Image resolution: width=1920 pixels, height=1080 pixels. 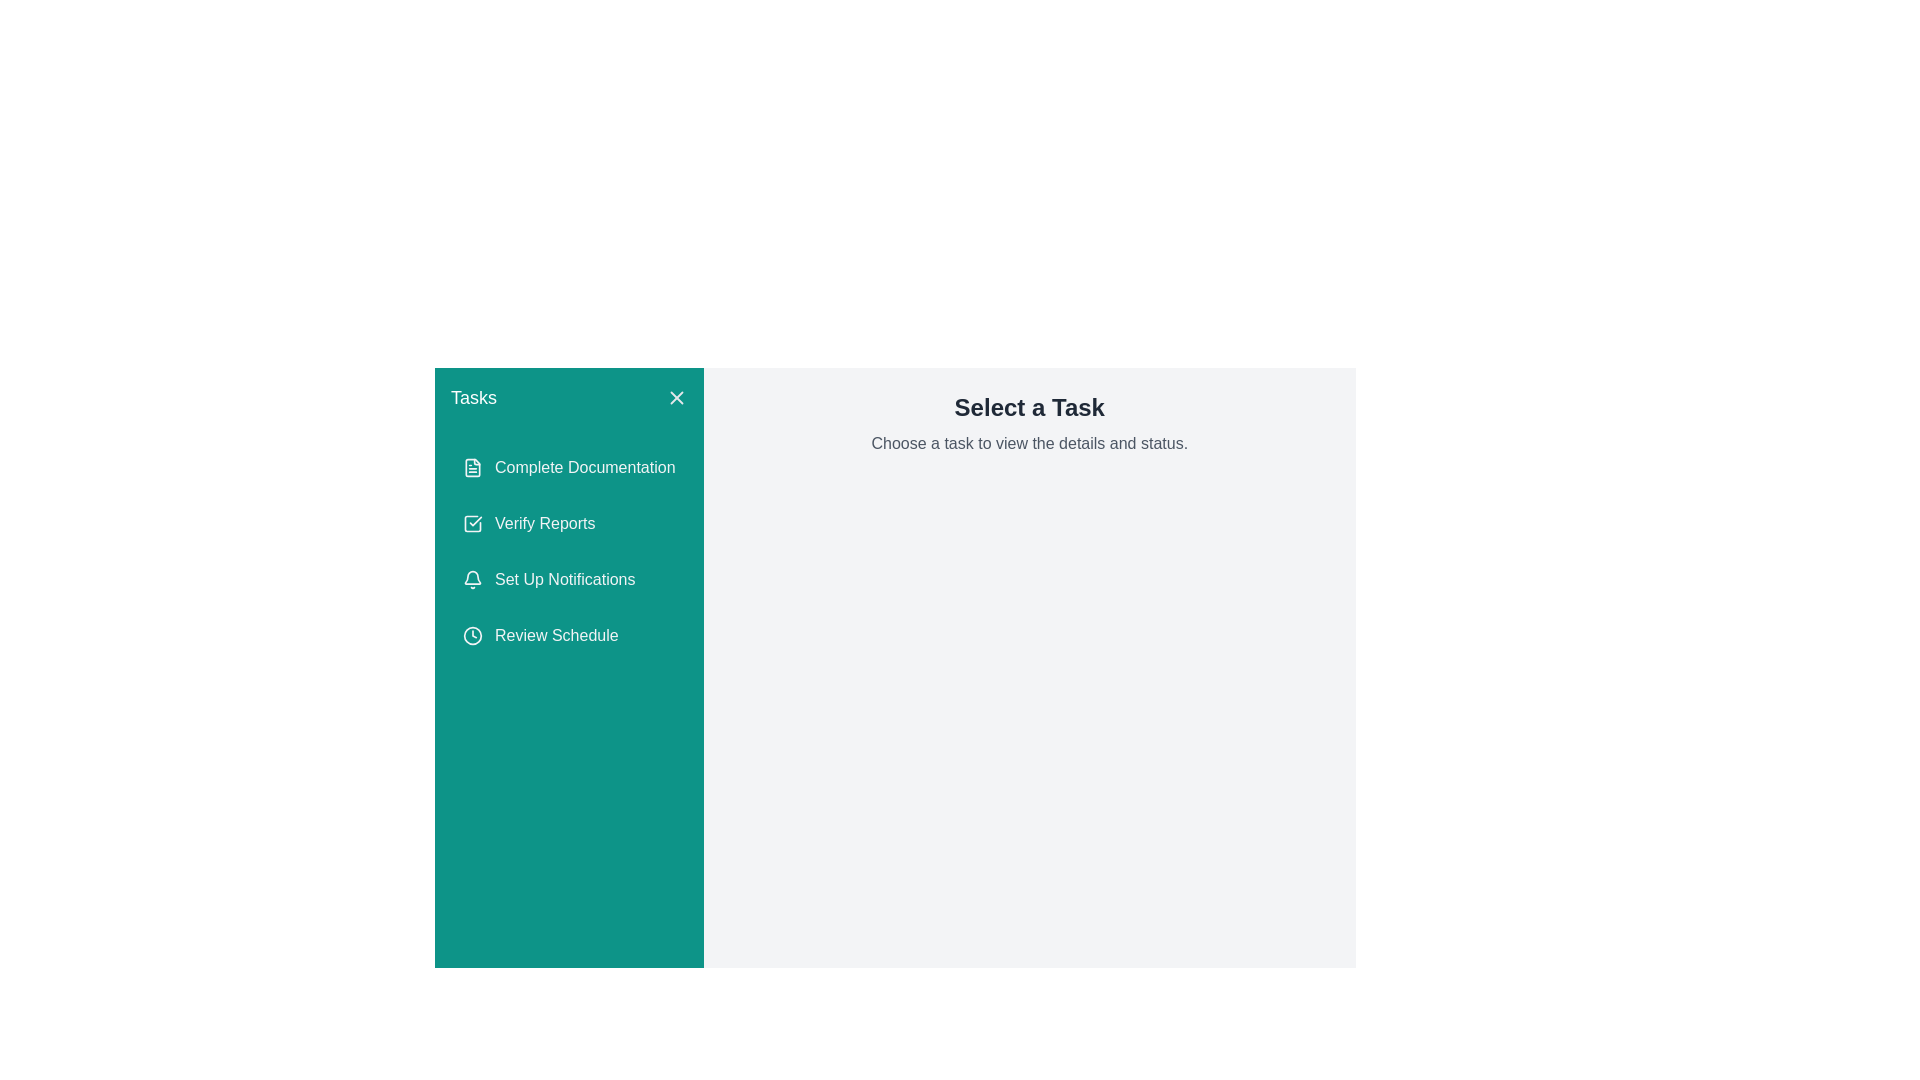 I want to click on the static text label located in the top-left corner of the green sidebar, which serves as a title or heading for the section, so click(x=473, y=397).